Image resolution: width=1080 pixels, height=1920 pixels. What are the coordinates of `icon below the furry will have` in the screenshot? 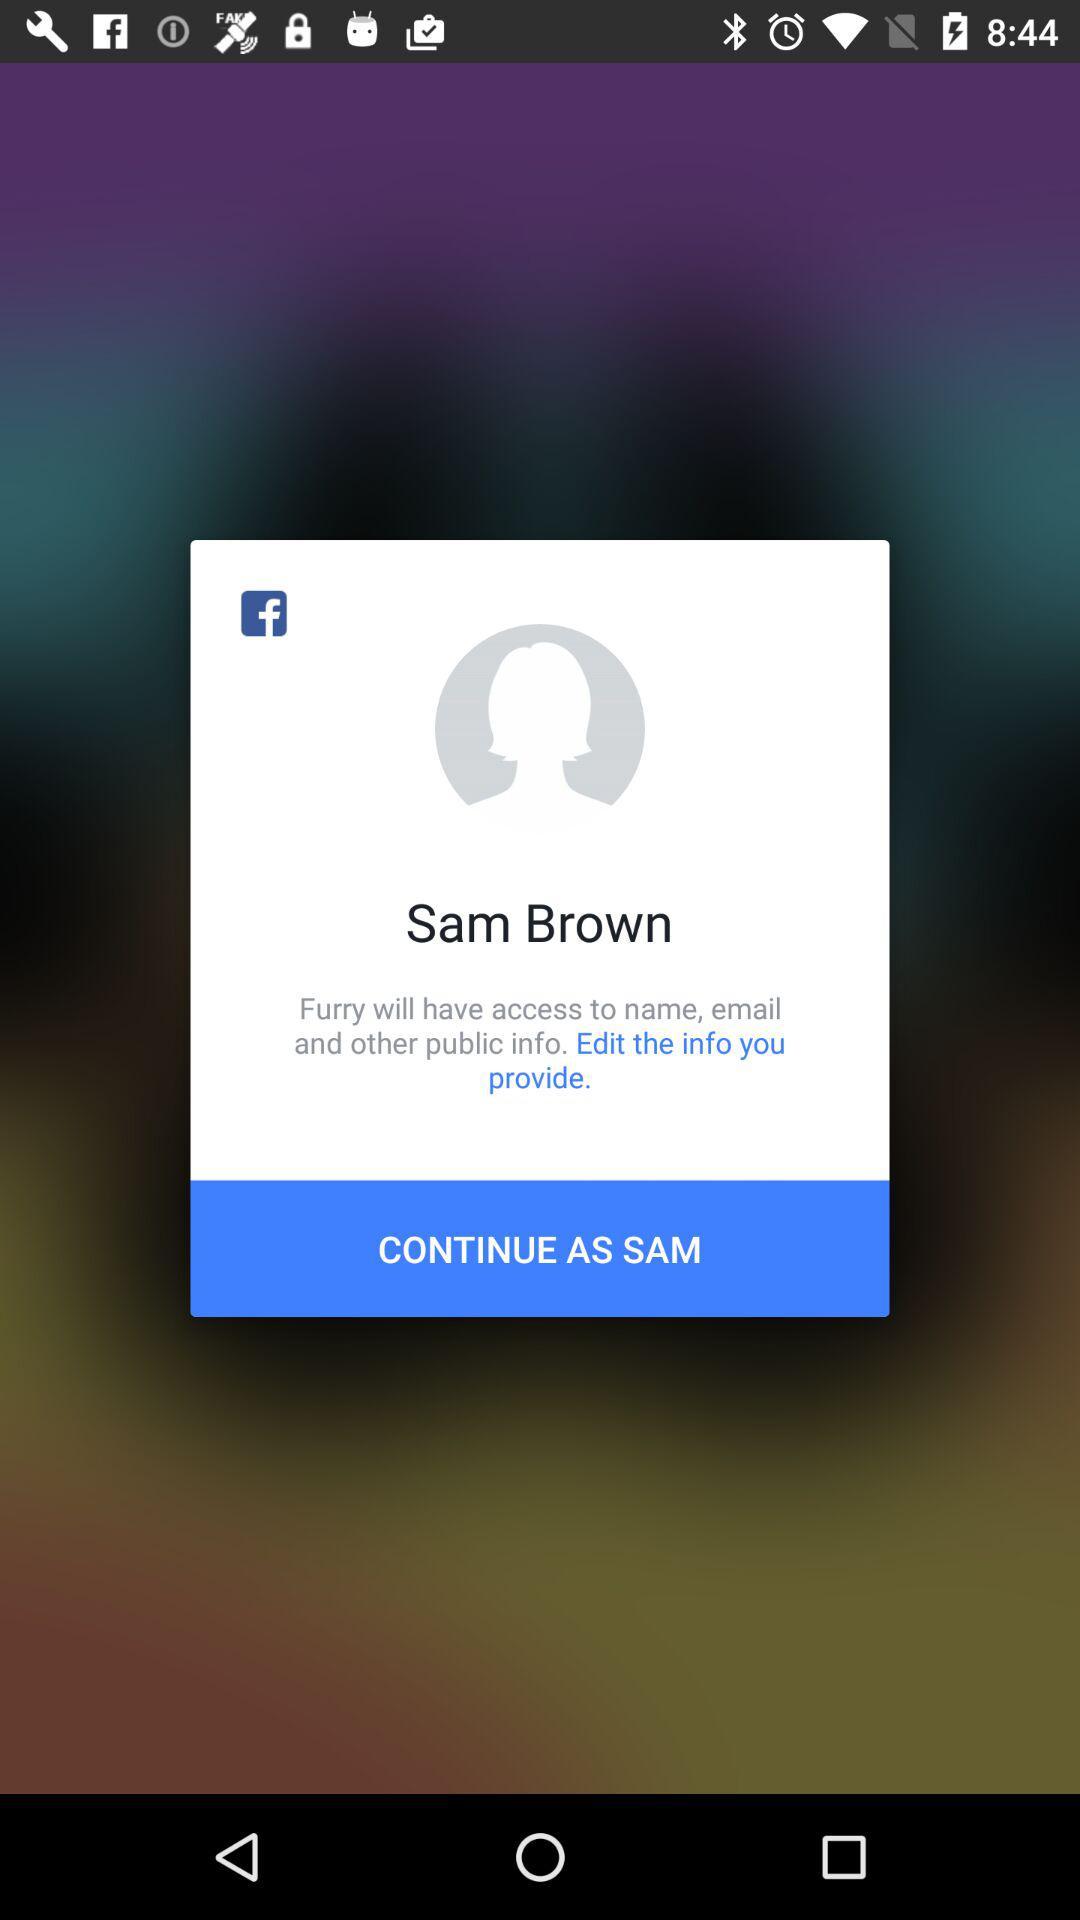 It's located at (540, 1247).